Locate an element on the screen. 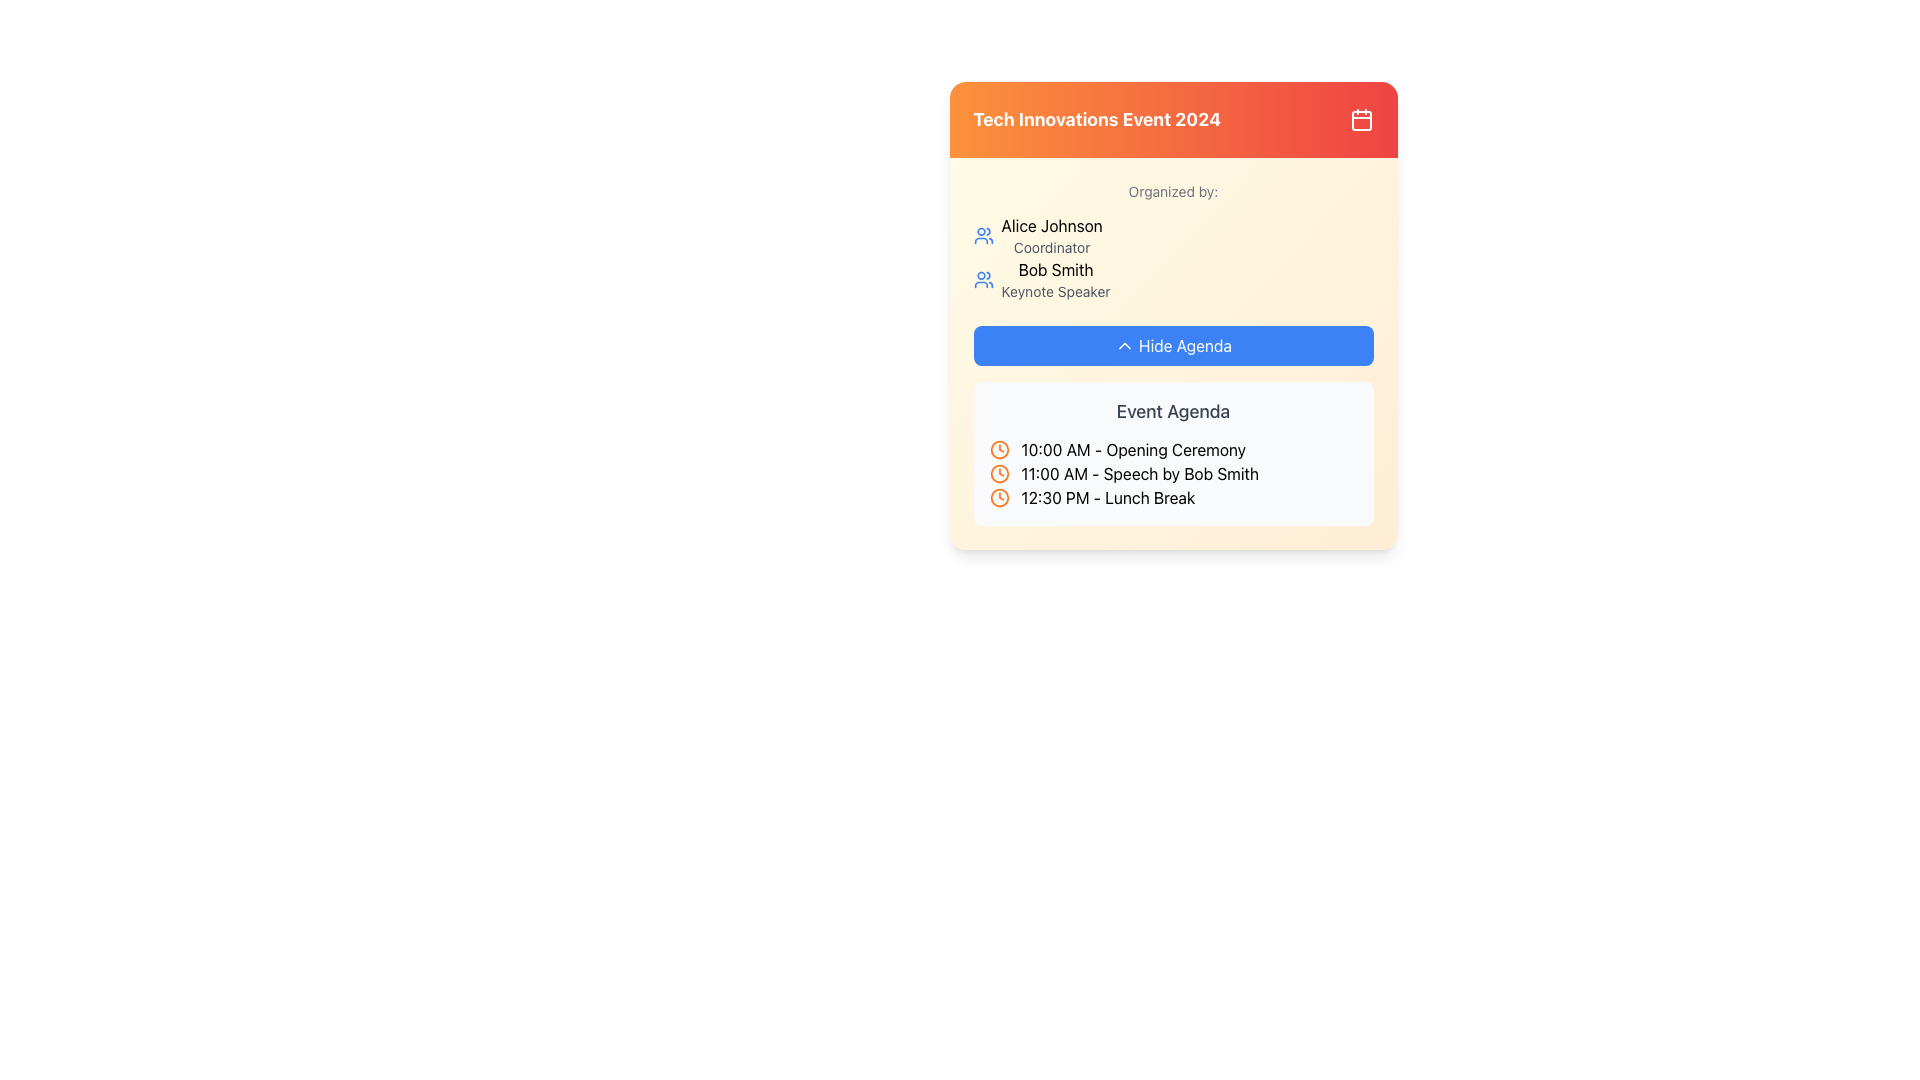 The height and width of the screenshot is (1080, 1920). the small orange clock icon located to the left of the '11:00 AM - Speech by Bob Smith' text in the Event Agenda section is located at coordinates (999, 474).